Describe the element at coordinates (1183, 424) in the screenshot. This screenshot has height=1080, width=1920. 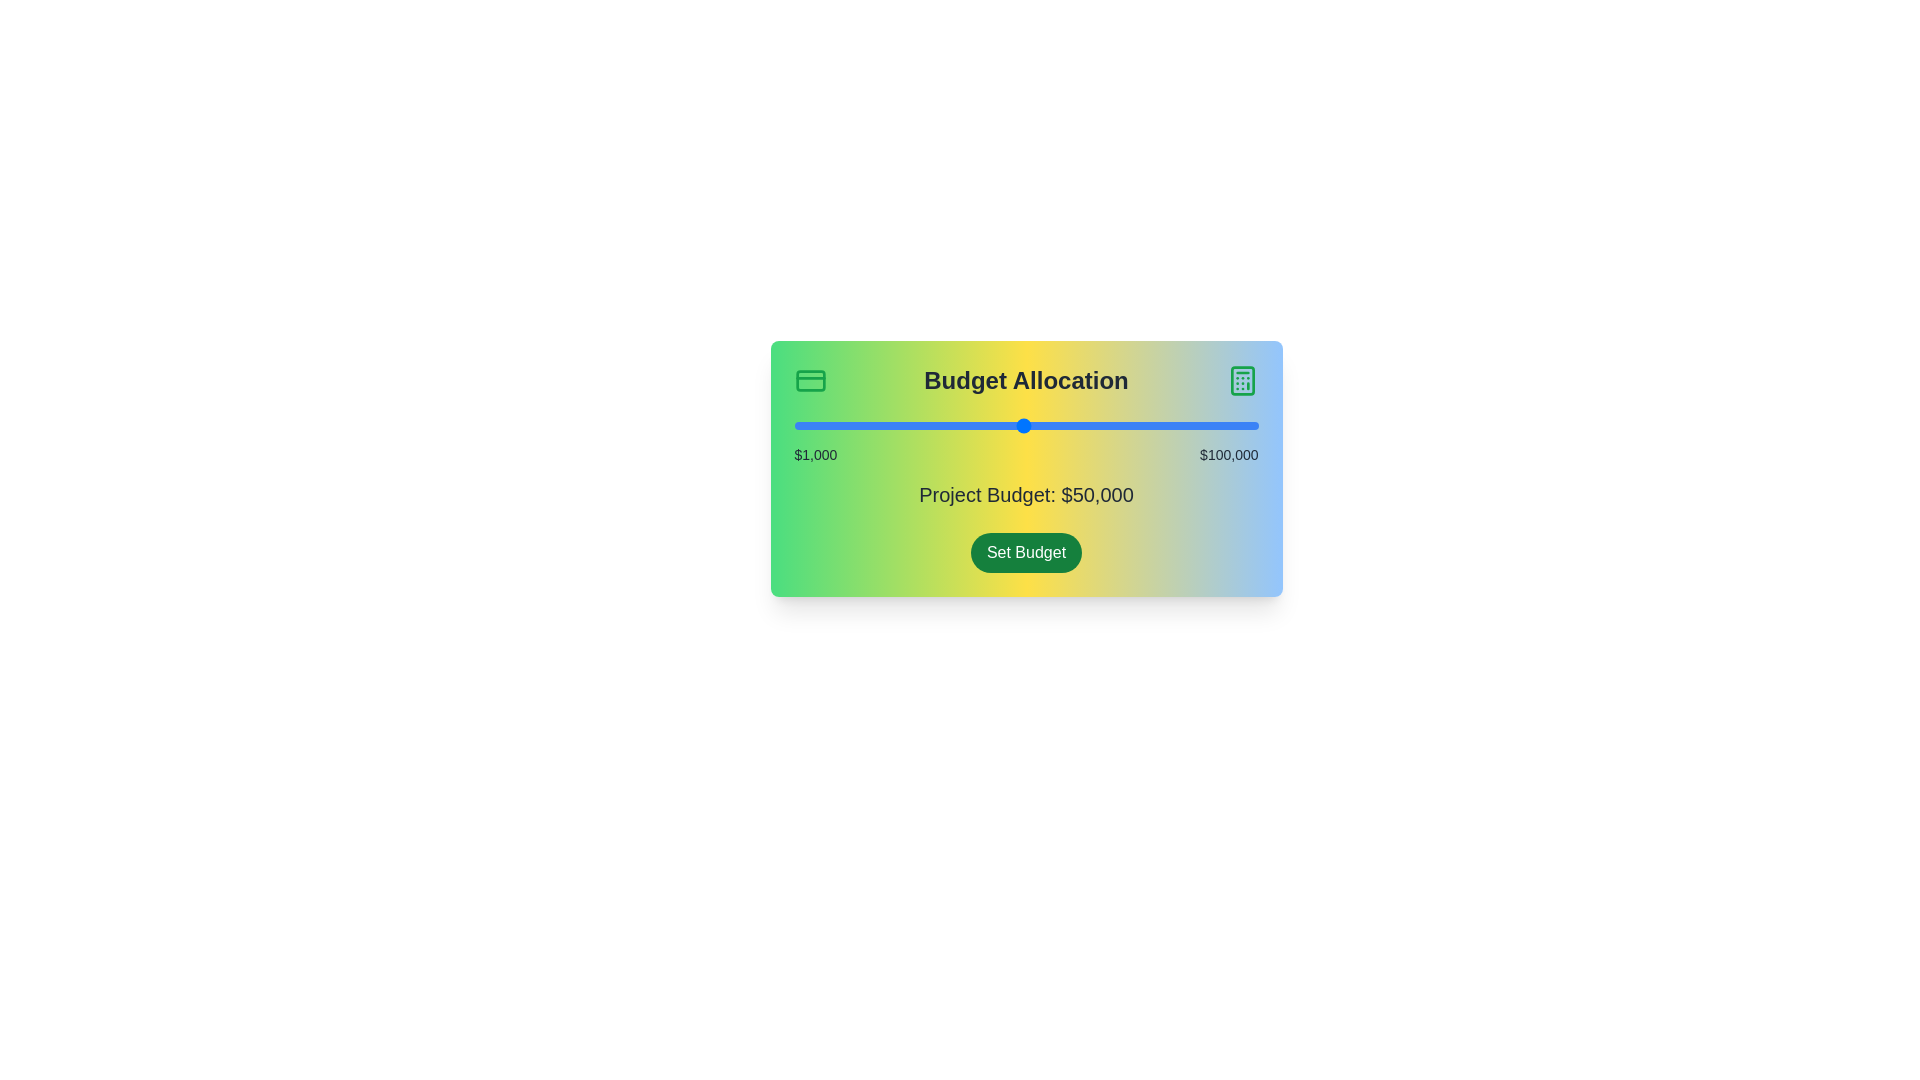
I see `the slider to set the project budget to 83998 dollars` at that location.